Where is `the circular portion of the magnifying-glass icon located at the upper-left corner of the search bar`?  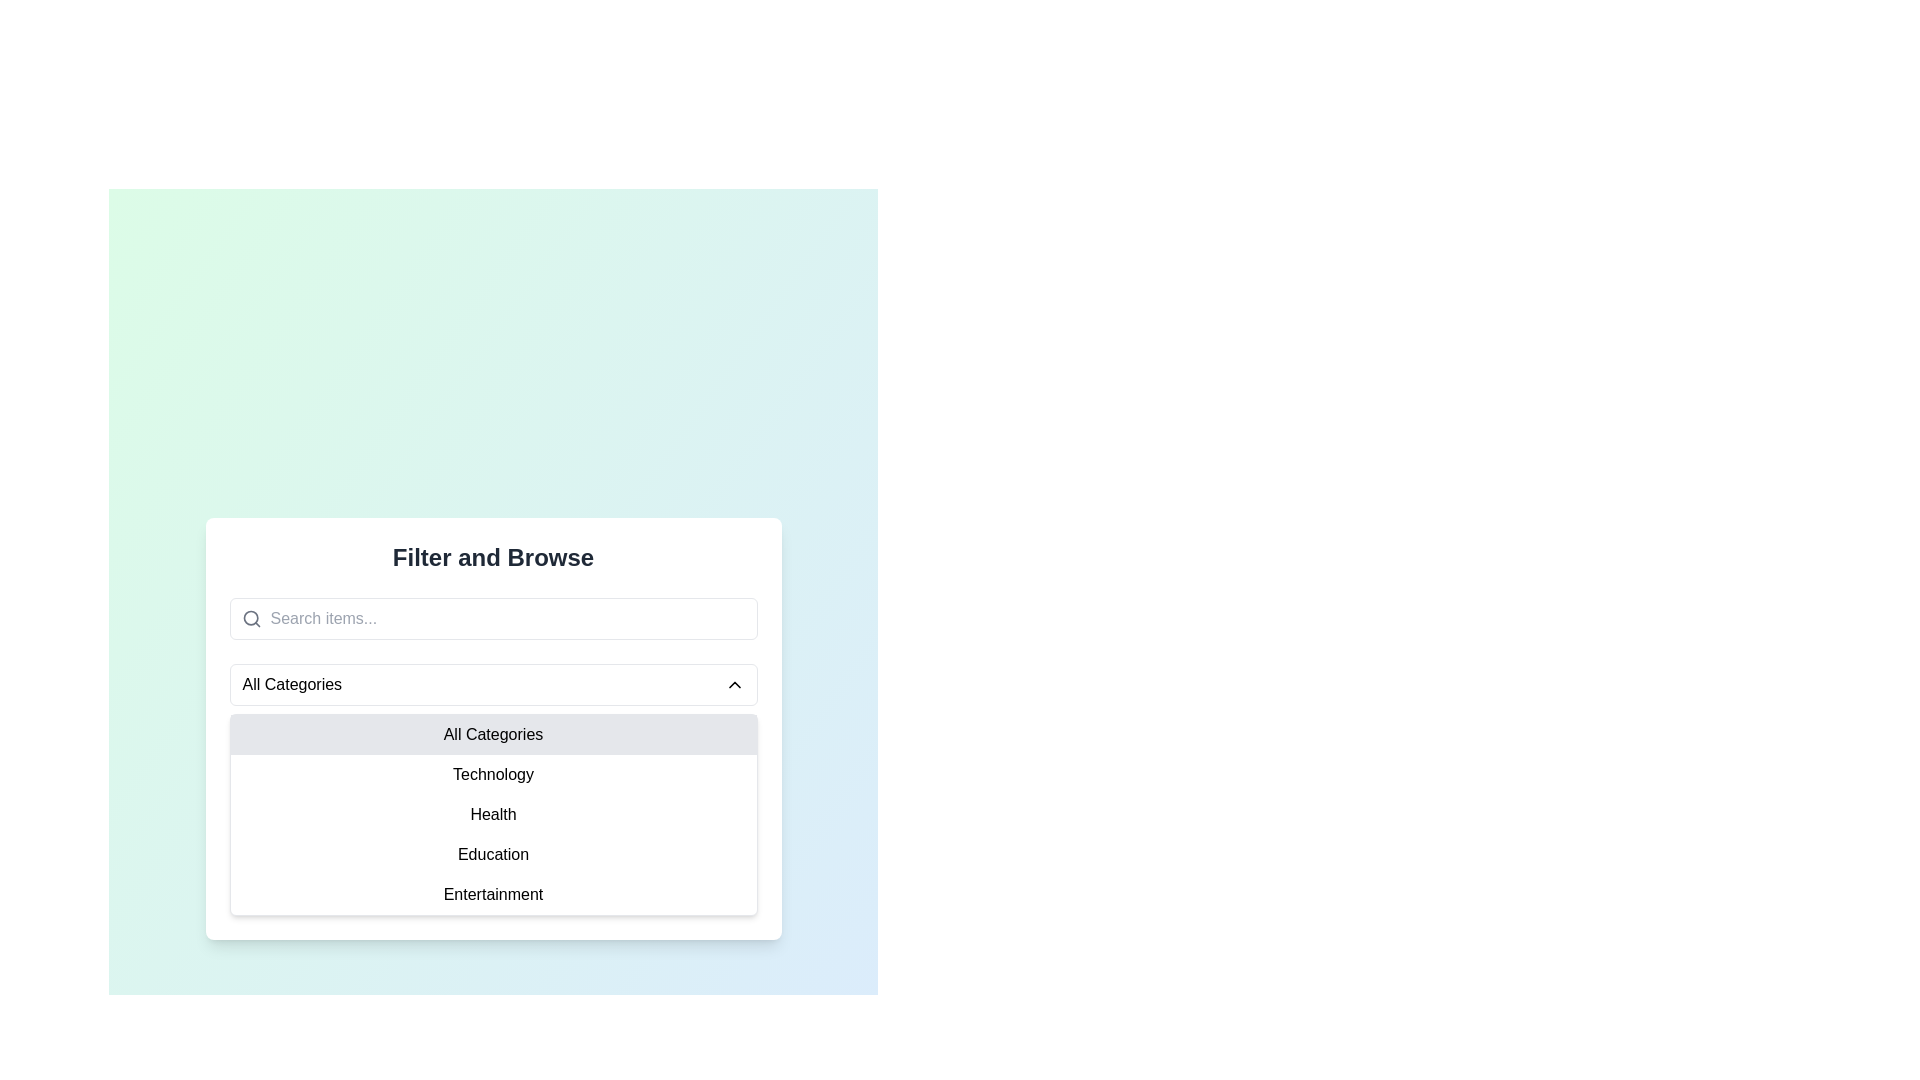
the circular portion of the magnifying-glass icon located at the upper-left corner of the search bar is located at coordinates (249, 617).